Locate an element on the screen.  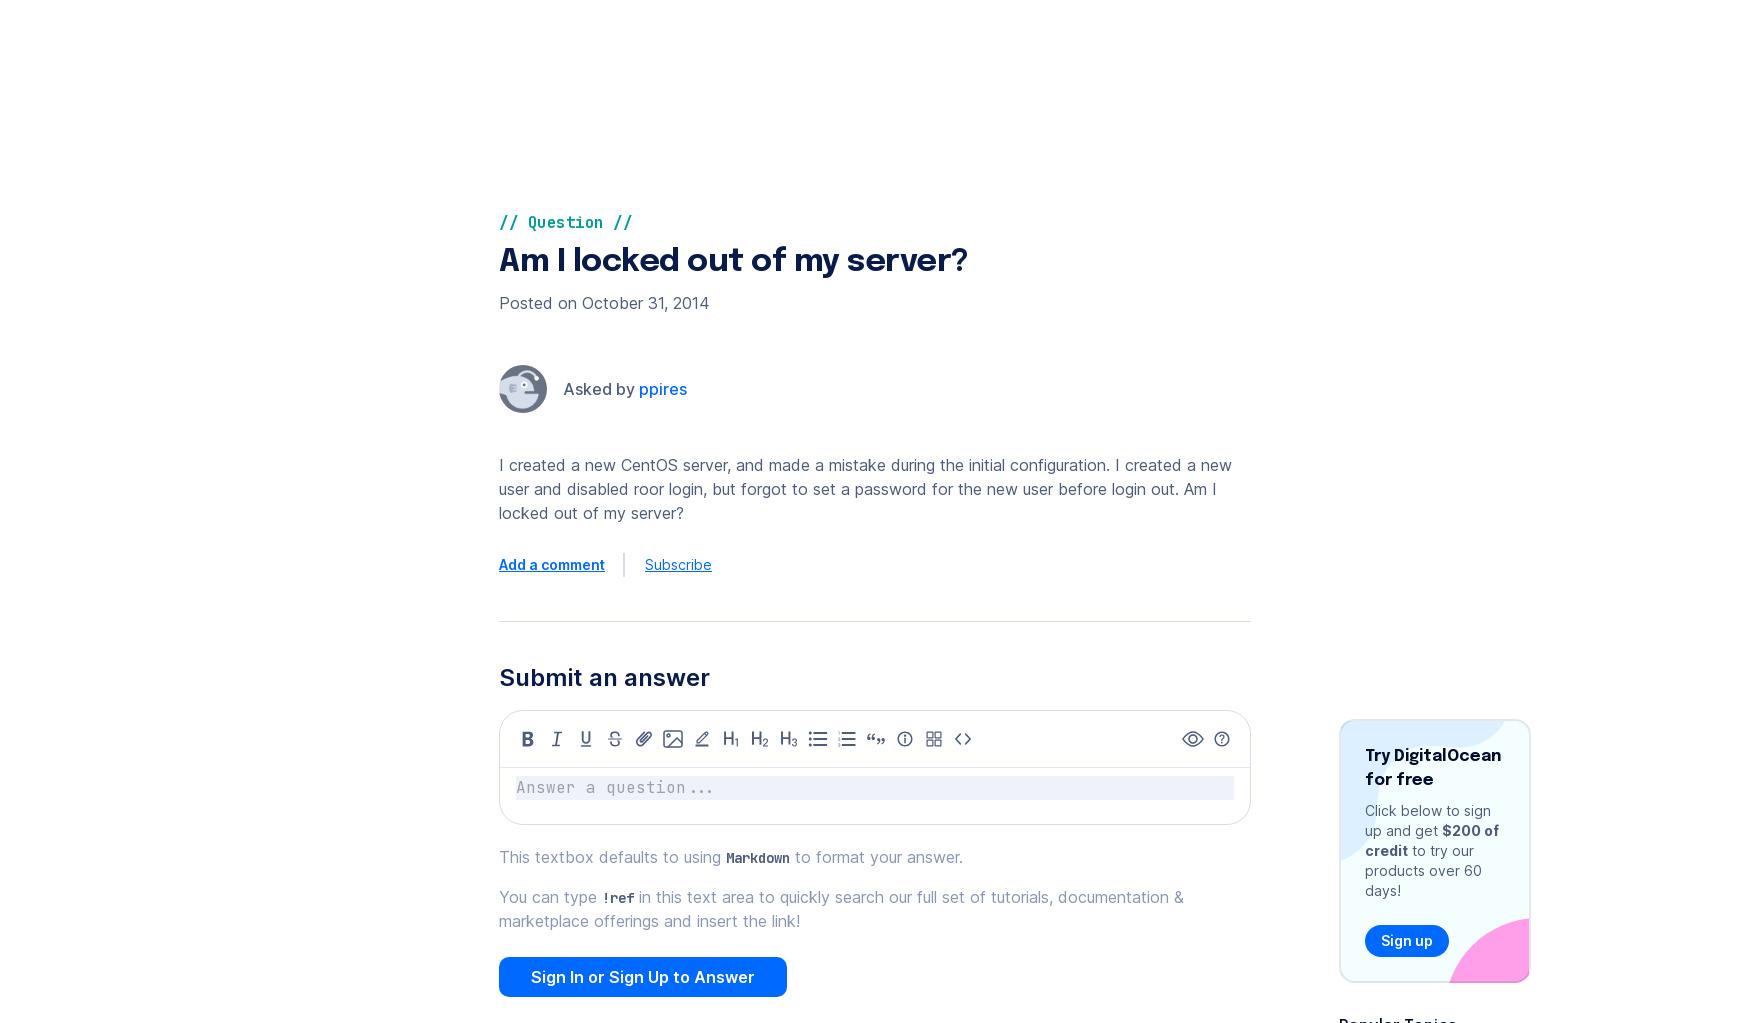
'Sign up' is located at coordinates (1411, 72).